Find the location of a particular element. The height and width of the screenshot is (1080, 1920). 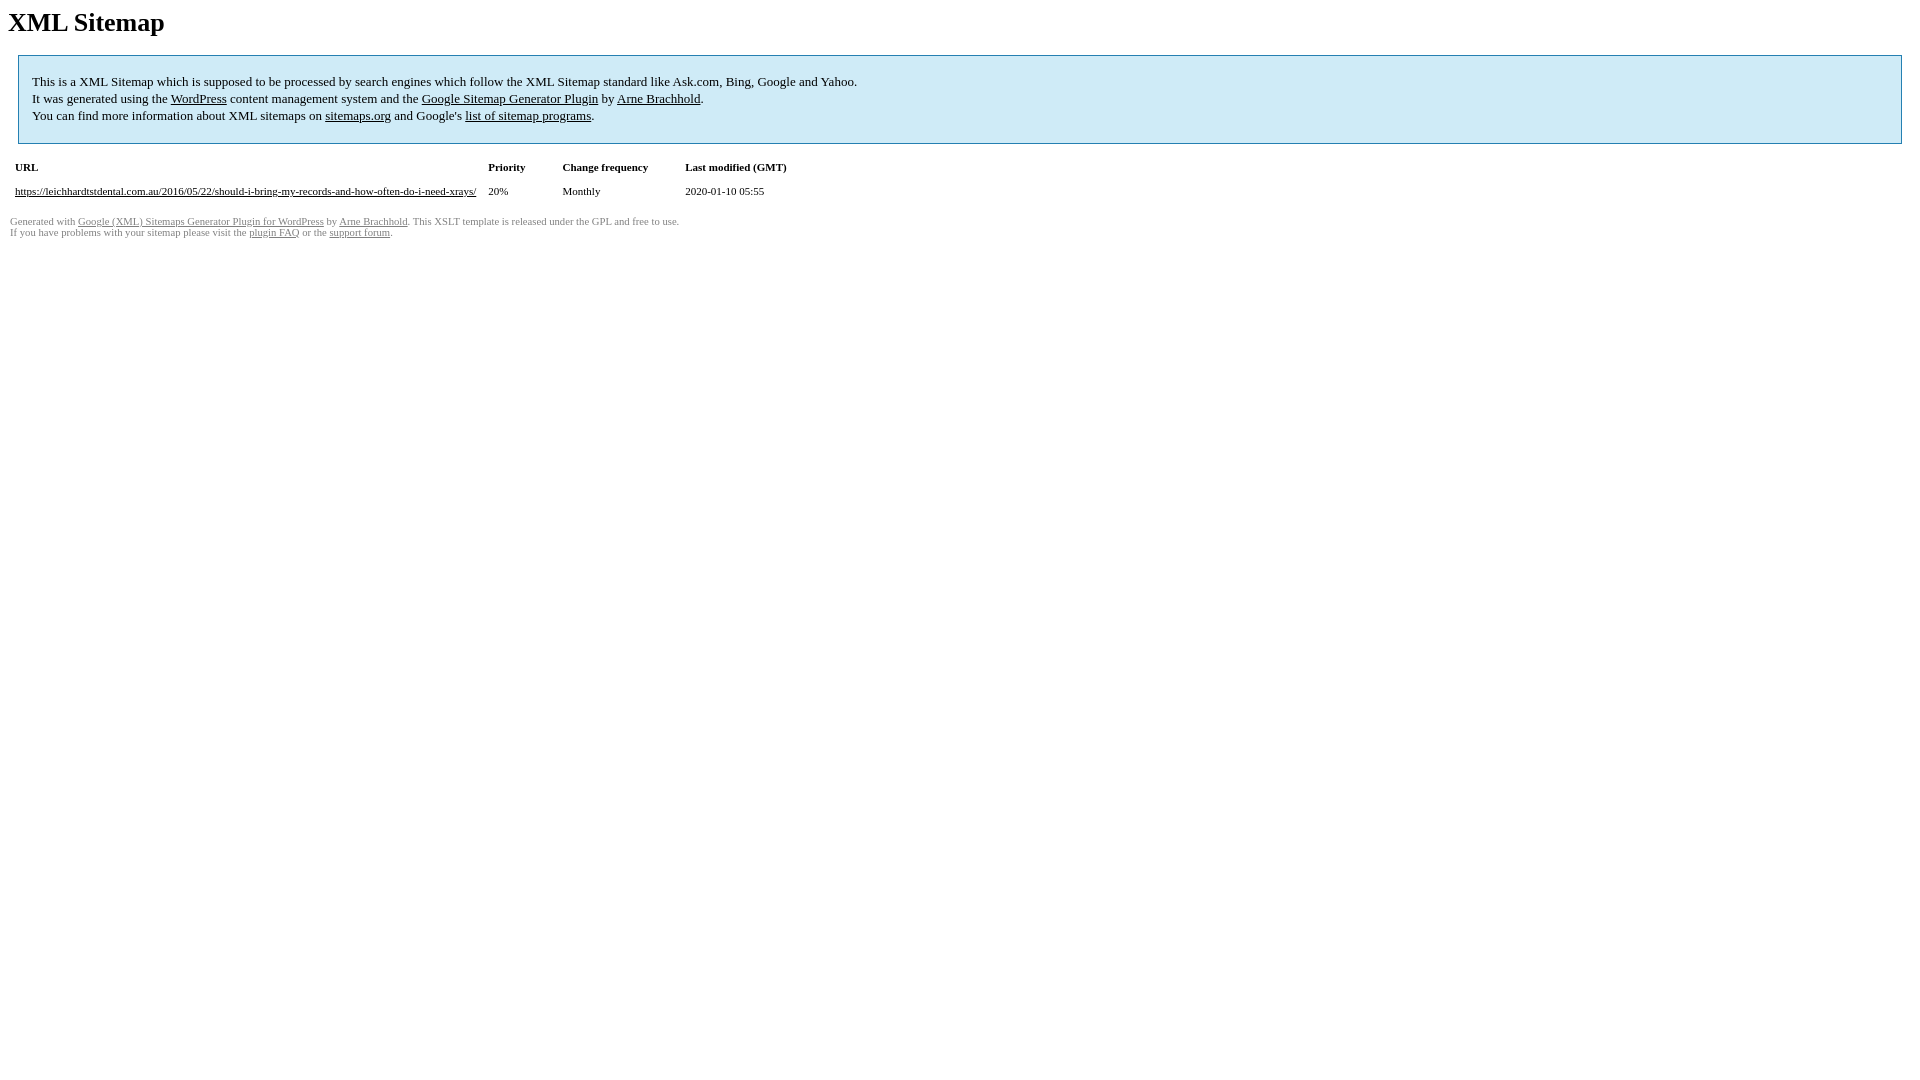

'Google (XML) Sitemaps Generator Plugin for WordPress' is located at coordinates (201, 221).